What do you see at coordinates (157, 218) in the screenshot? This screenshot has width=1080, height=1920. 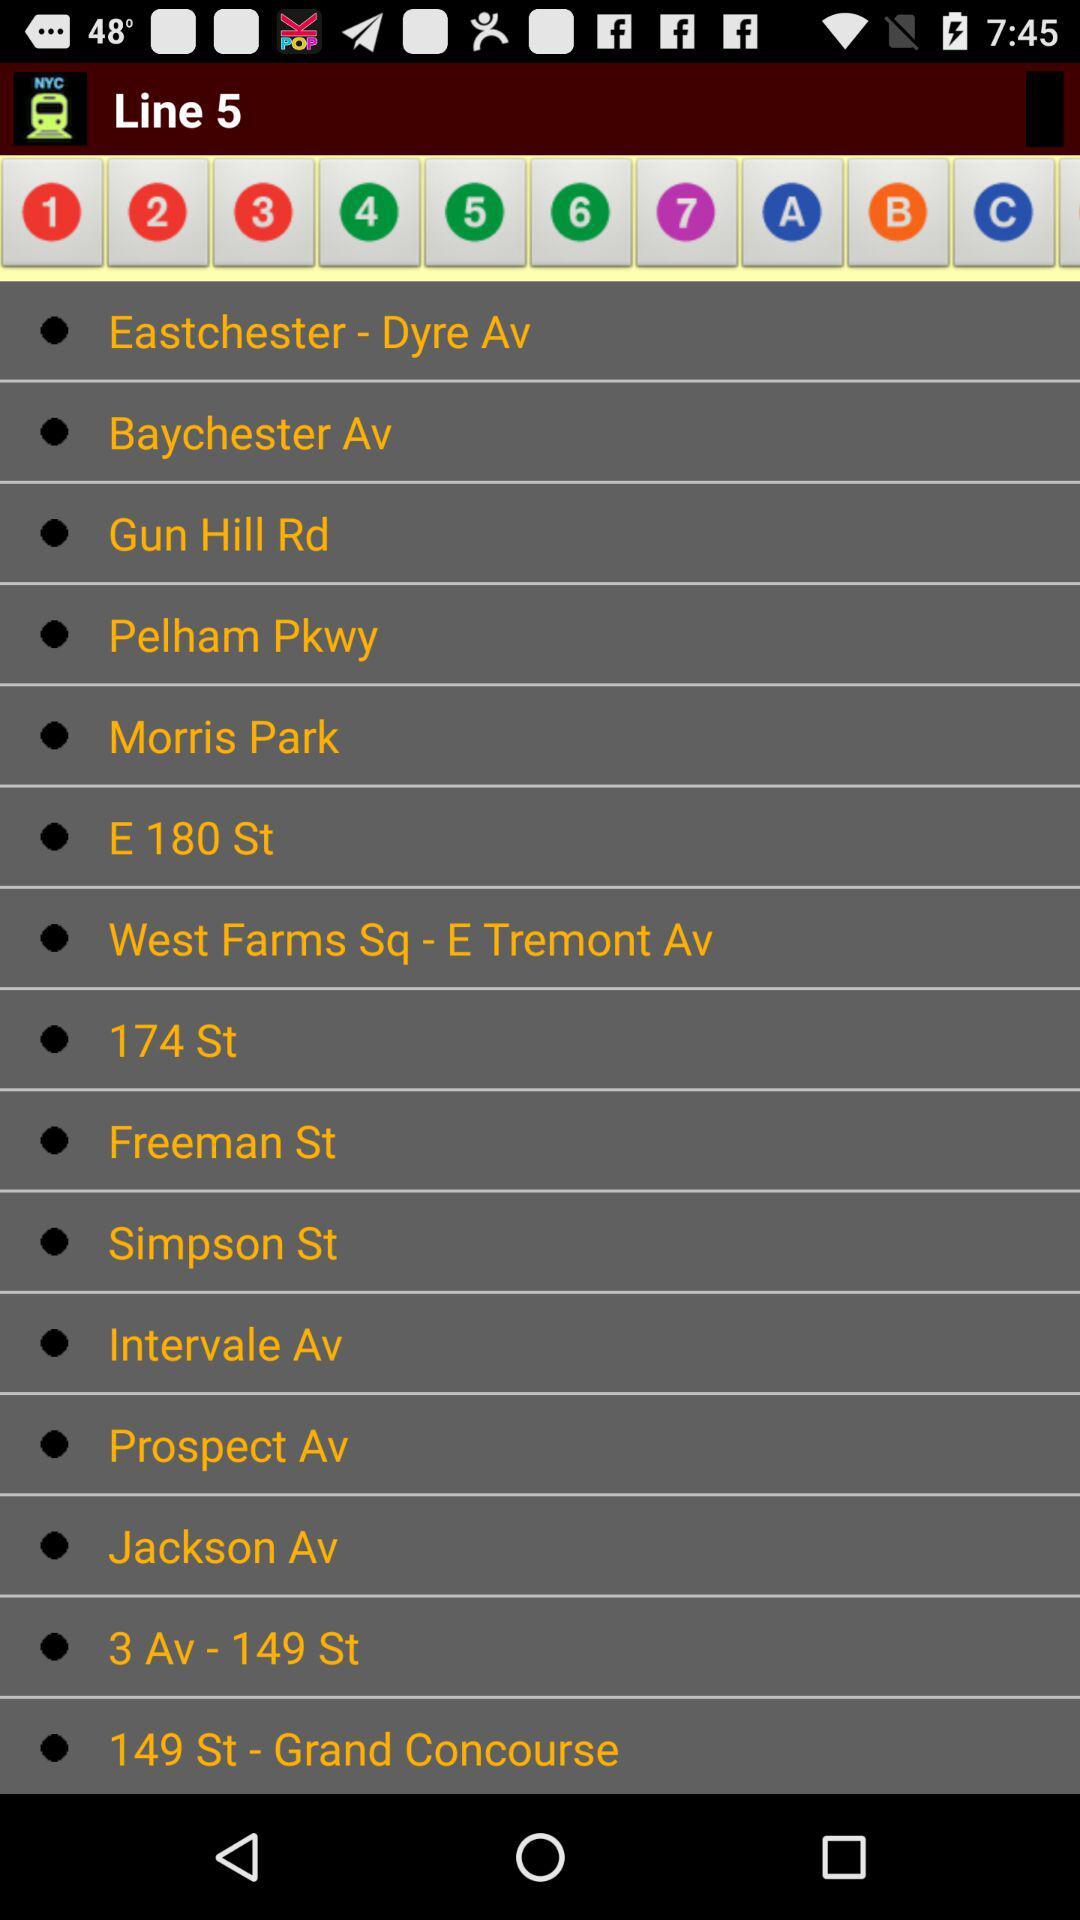 I see `the app below the line 5 icon` at bounding box center [157, 218].